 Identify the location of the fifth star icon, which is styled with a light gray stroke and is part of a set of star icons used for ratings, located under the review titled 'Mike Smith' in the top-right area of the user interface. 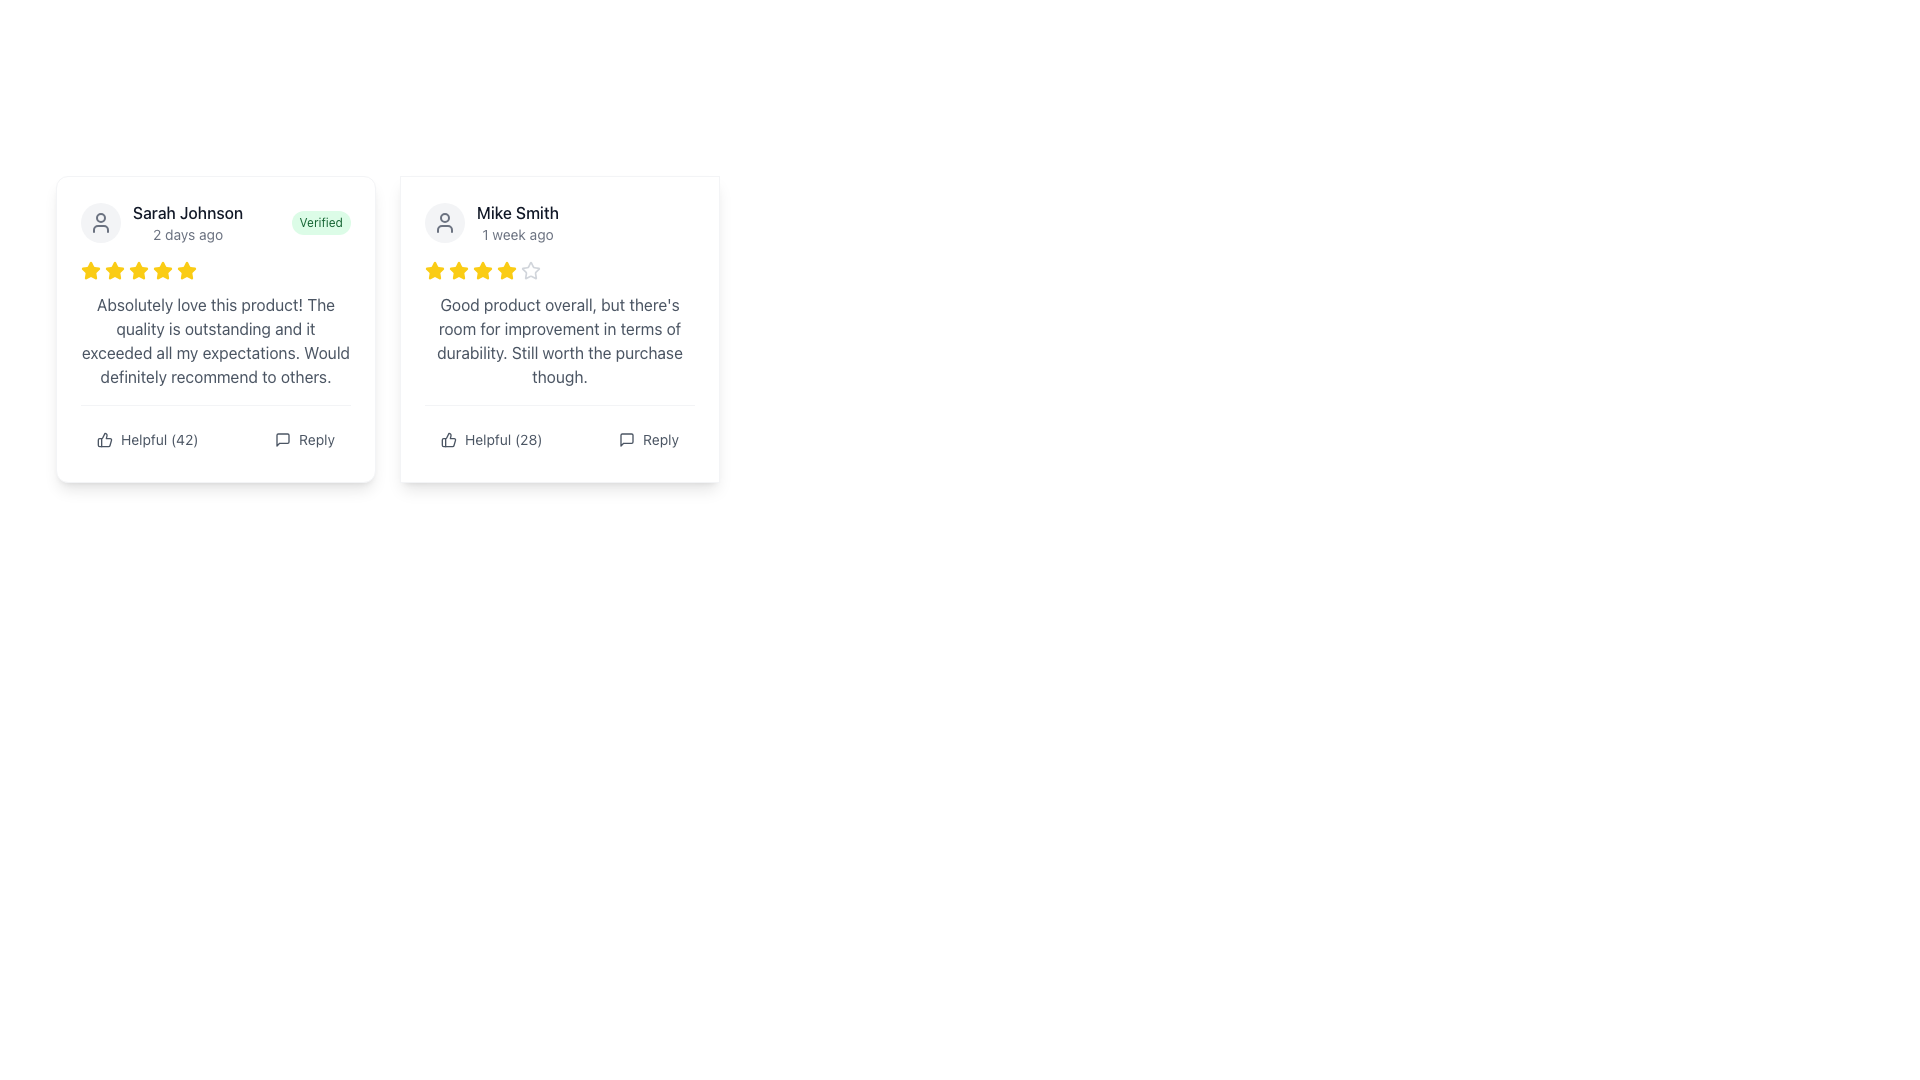
(531, 270).